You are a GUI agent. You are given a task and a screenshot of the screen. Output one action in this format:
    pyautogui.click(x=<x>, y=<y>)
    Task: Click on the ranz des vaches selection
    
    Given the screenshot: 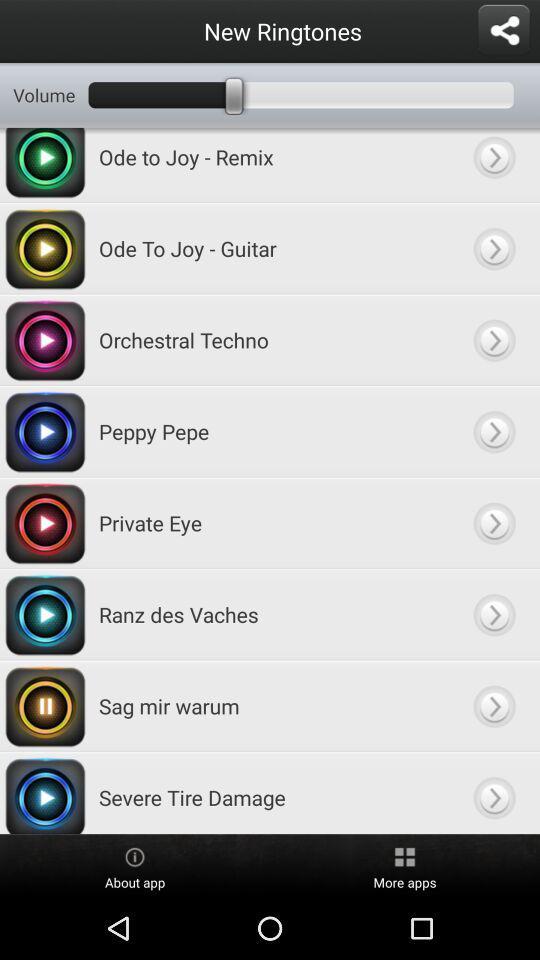 What is the action you would take?
    pyautogui.click(x=493, y=613)
    